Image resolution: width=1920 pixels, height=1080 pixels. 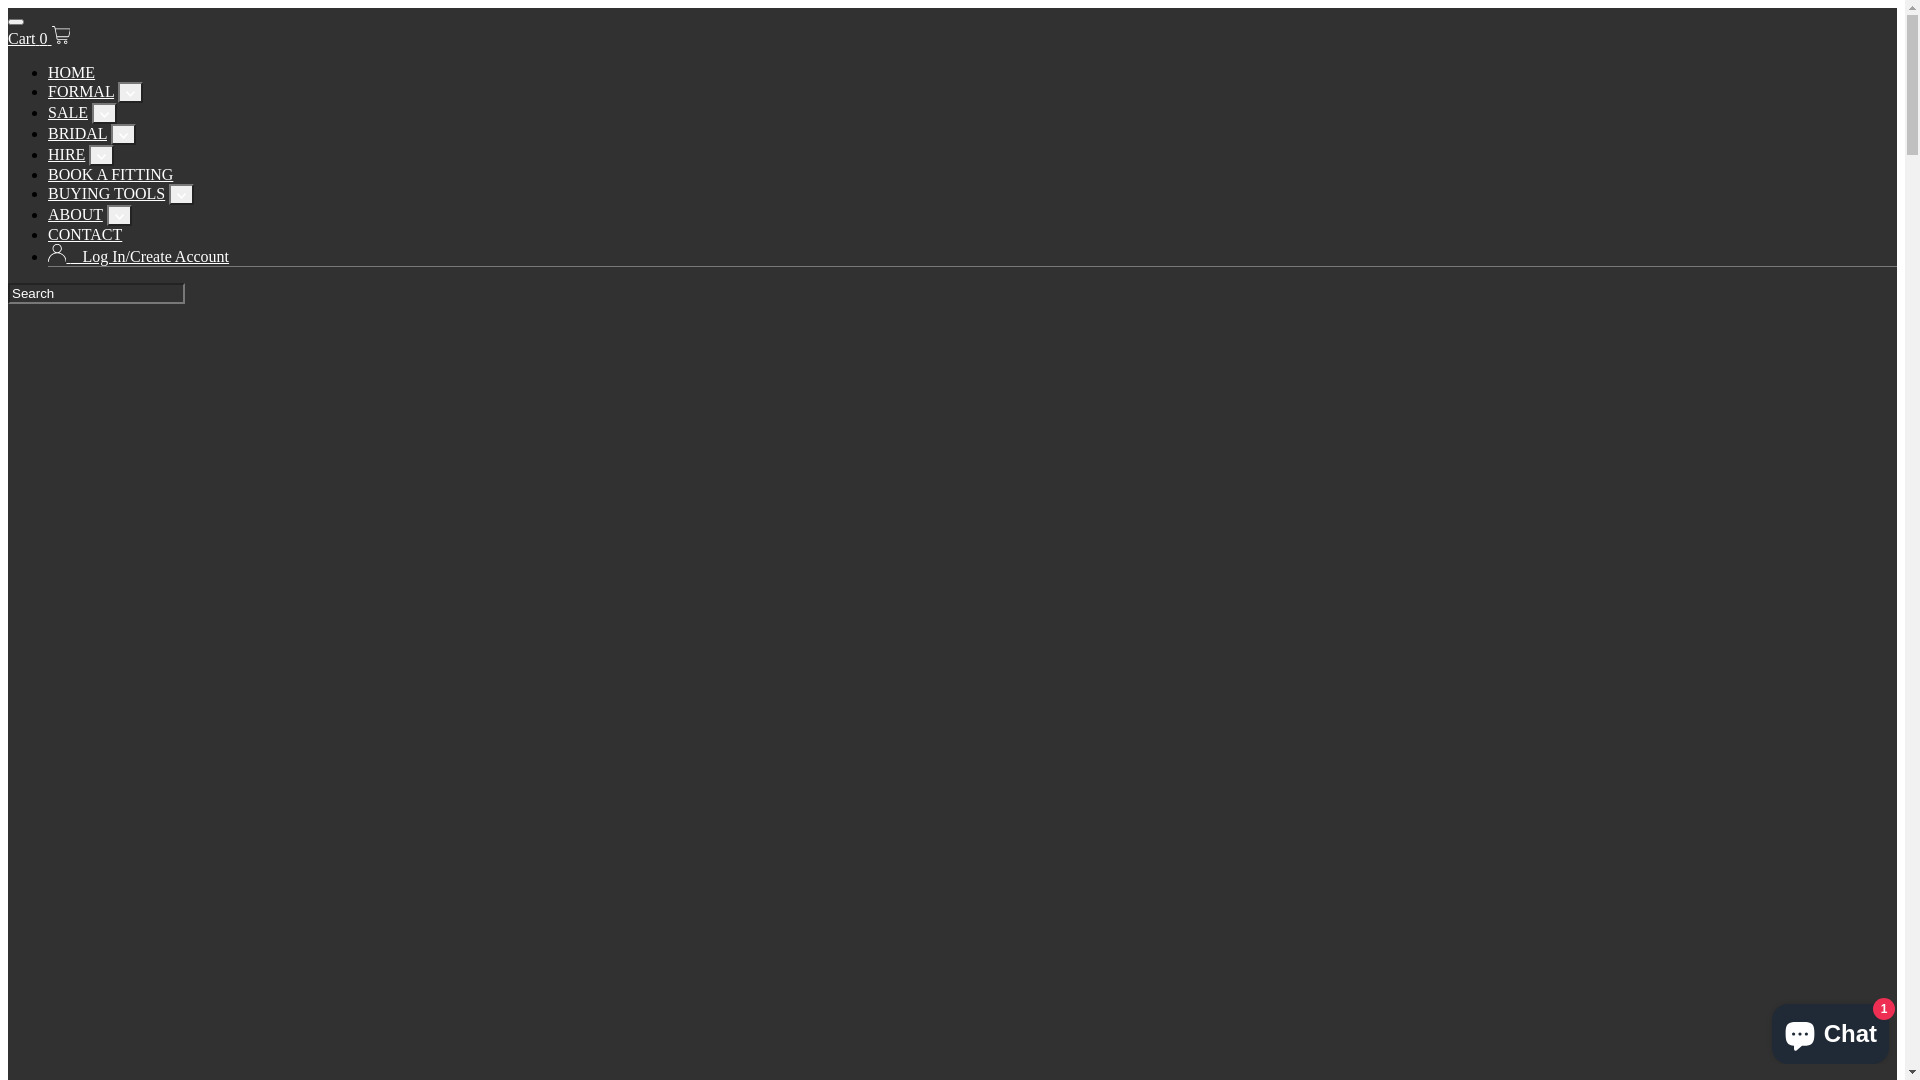 What do you see at coordinates (66, 153) in the screenshot?
I see `'HIRE'` at bounding box center [66, 153].